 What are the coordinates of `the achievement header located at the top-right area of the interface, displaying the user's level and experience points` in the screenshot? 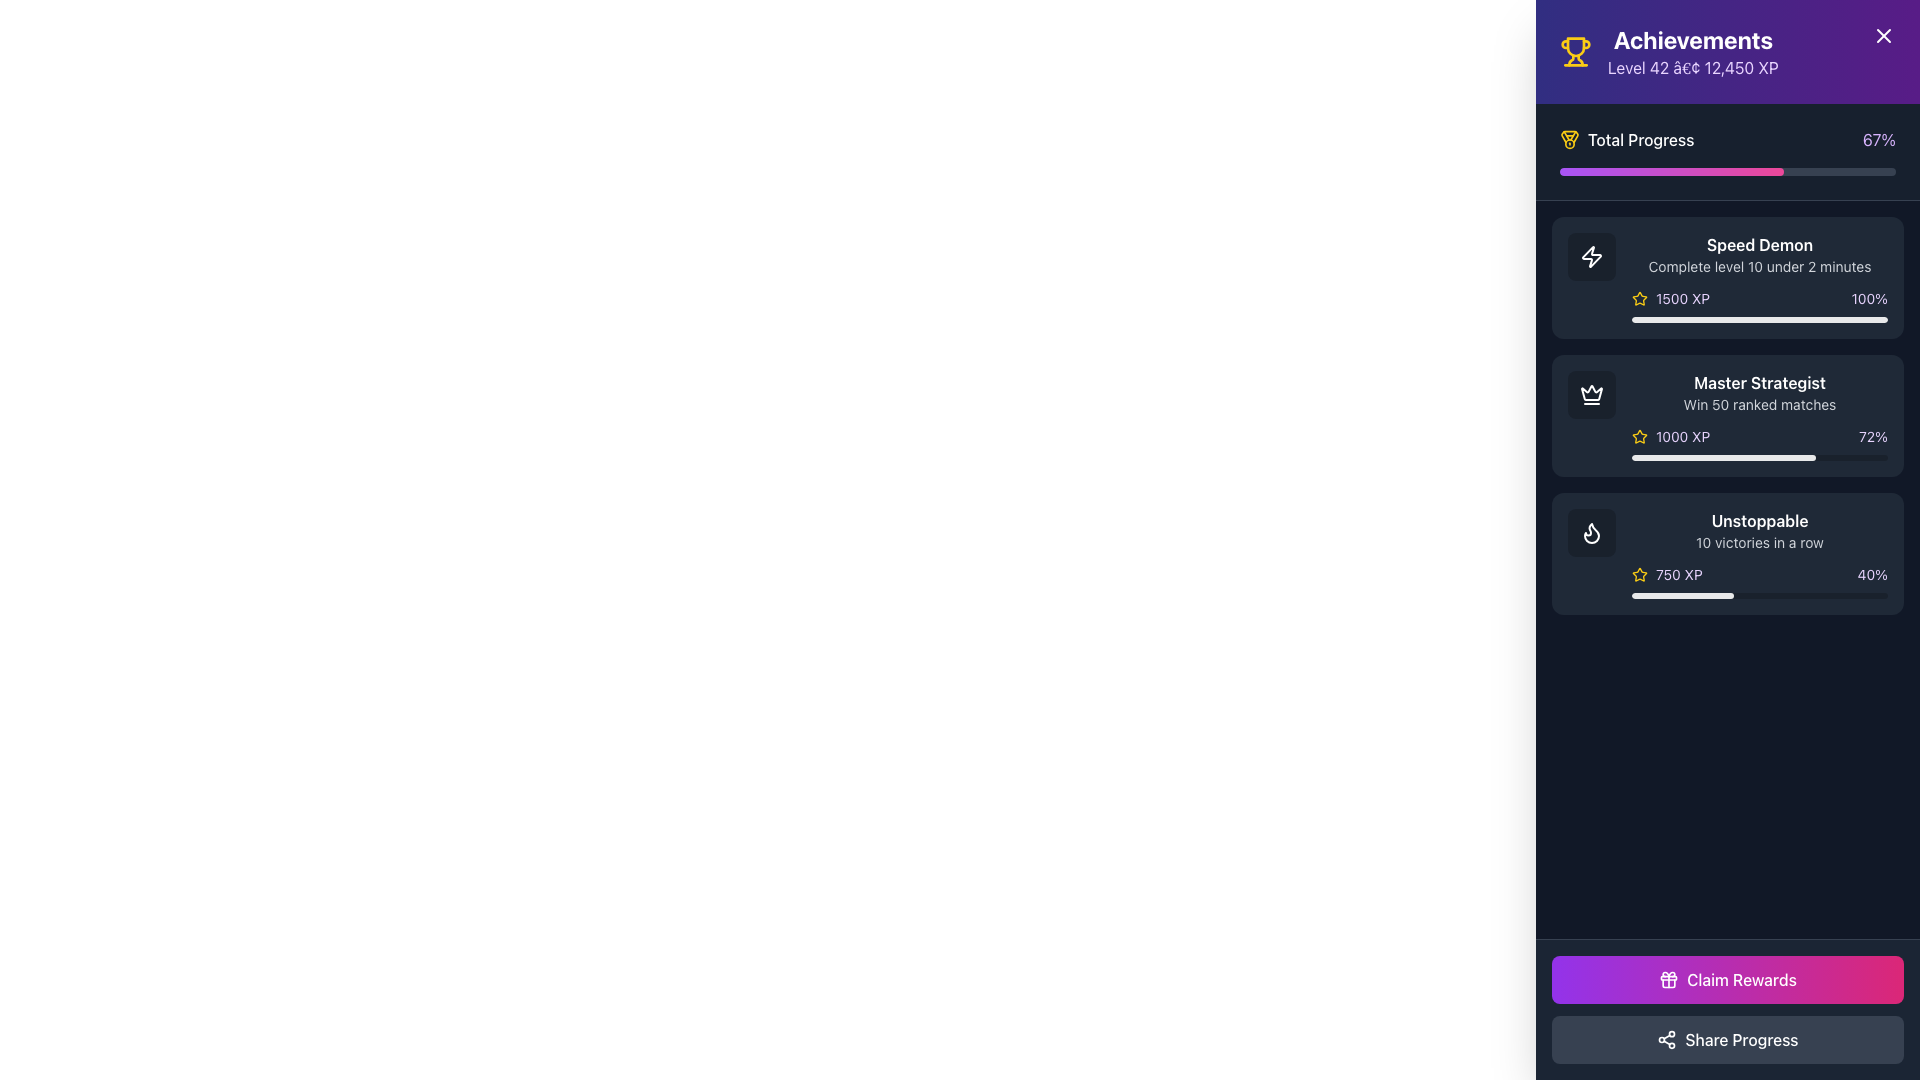 It's located at (1727, 50).